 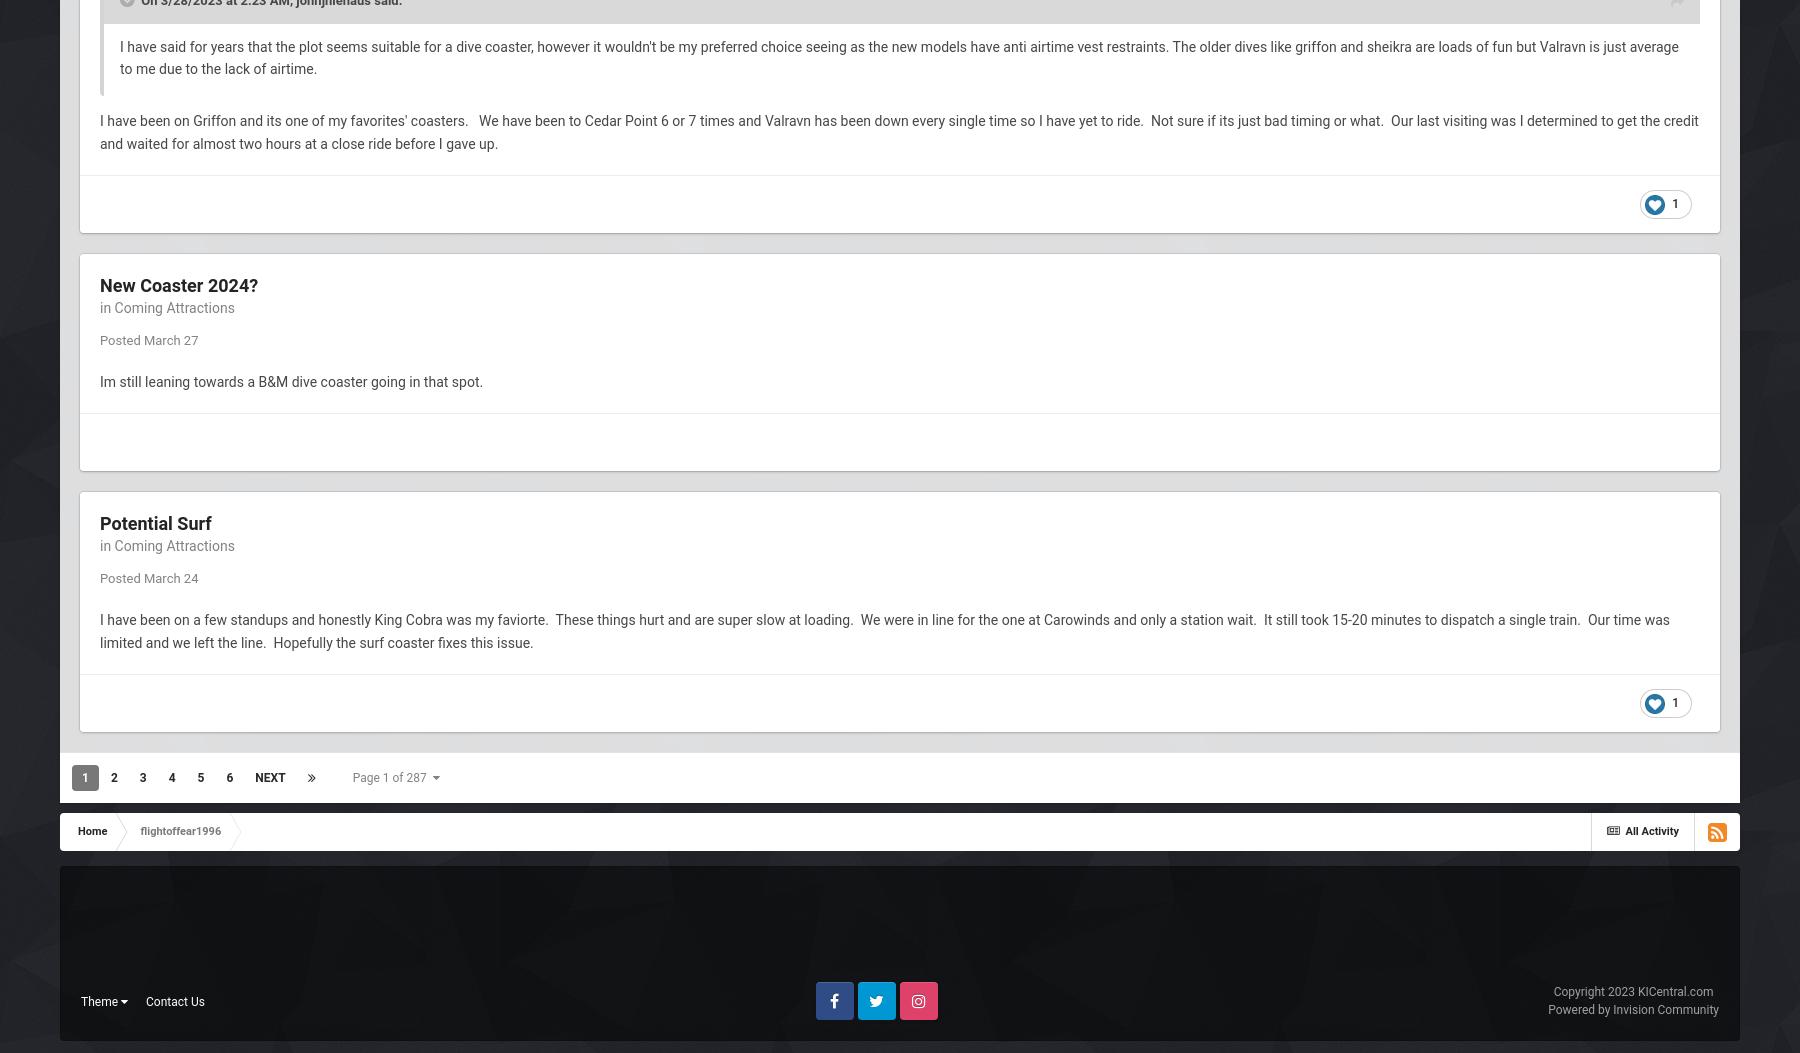 What do you see at coordinates (167, 777) in the screenshot?
I see `'4'` at bounding box center [167, 777].